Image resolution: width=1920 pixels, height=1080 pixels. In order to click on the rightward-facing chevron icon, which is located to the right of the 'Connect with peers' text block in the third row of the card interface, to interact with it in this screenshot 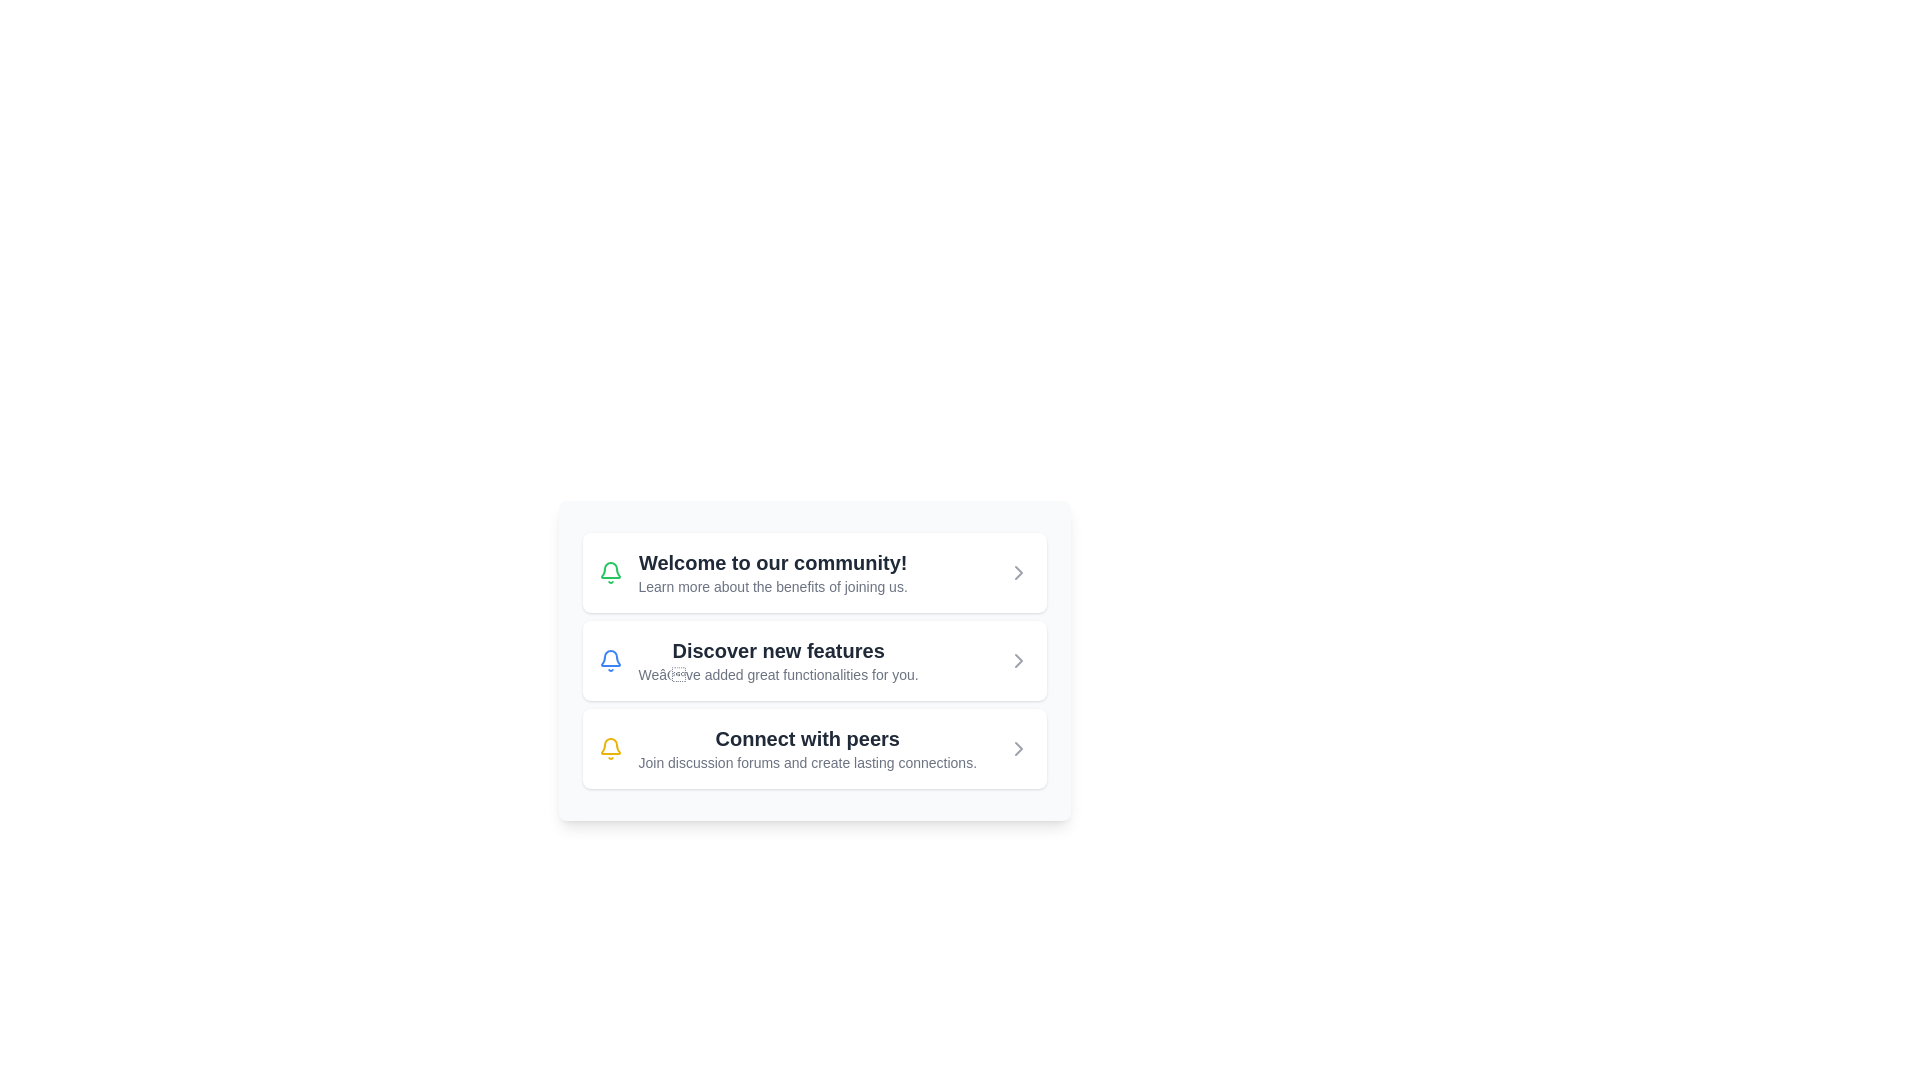, I will do `click(1018, 748)`.